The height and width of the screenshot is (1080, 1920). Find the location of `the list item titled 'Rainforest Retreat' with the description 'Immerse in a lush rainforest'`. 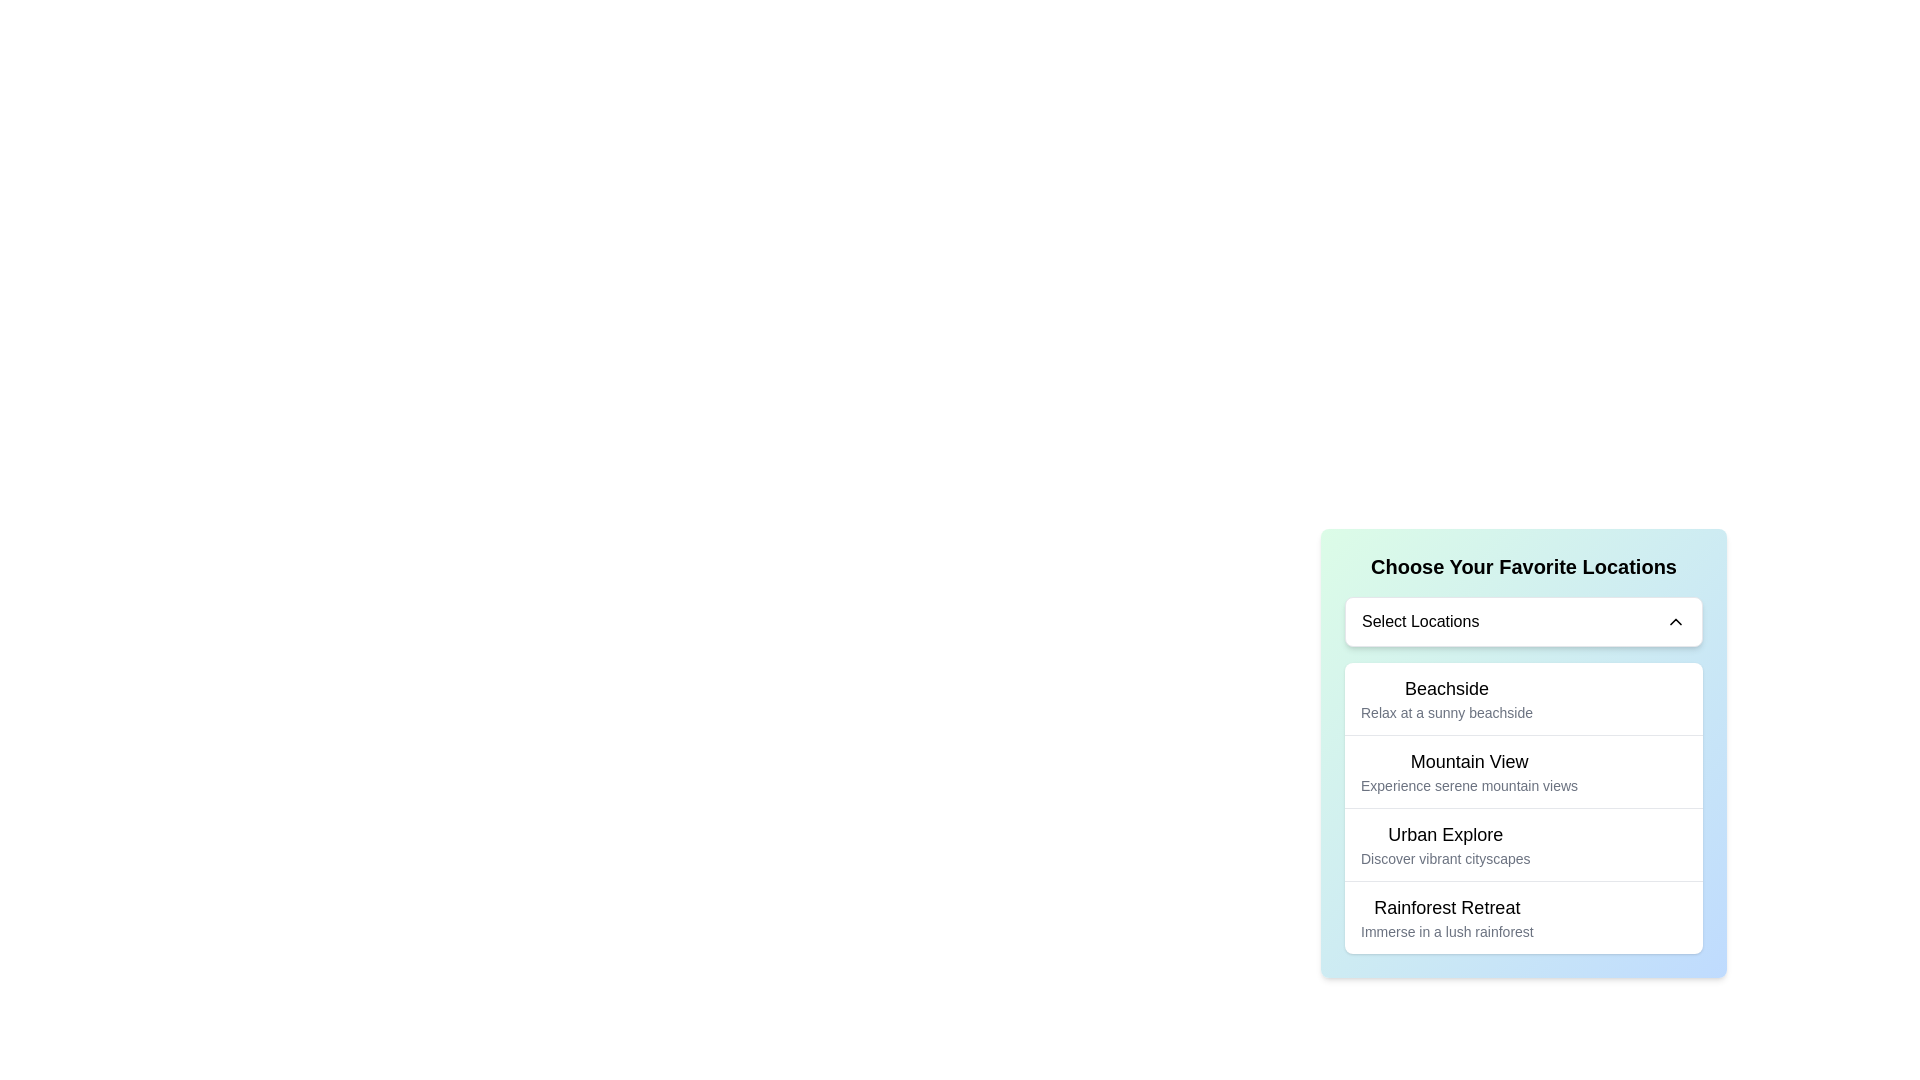

the list item titled 'Rainforest Retreat' with the description 'Immerse in a lush rainforest' is located at coordinates (1447, 918).